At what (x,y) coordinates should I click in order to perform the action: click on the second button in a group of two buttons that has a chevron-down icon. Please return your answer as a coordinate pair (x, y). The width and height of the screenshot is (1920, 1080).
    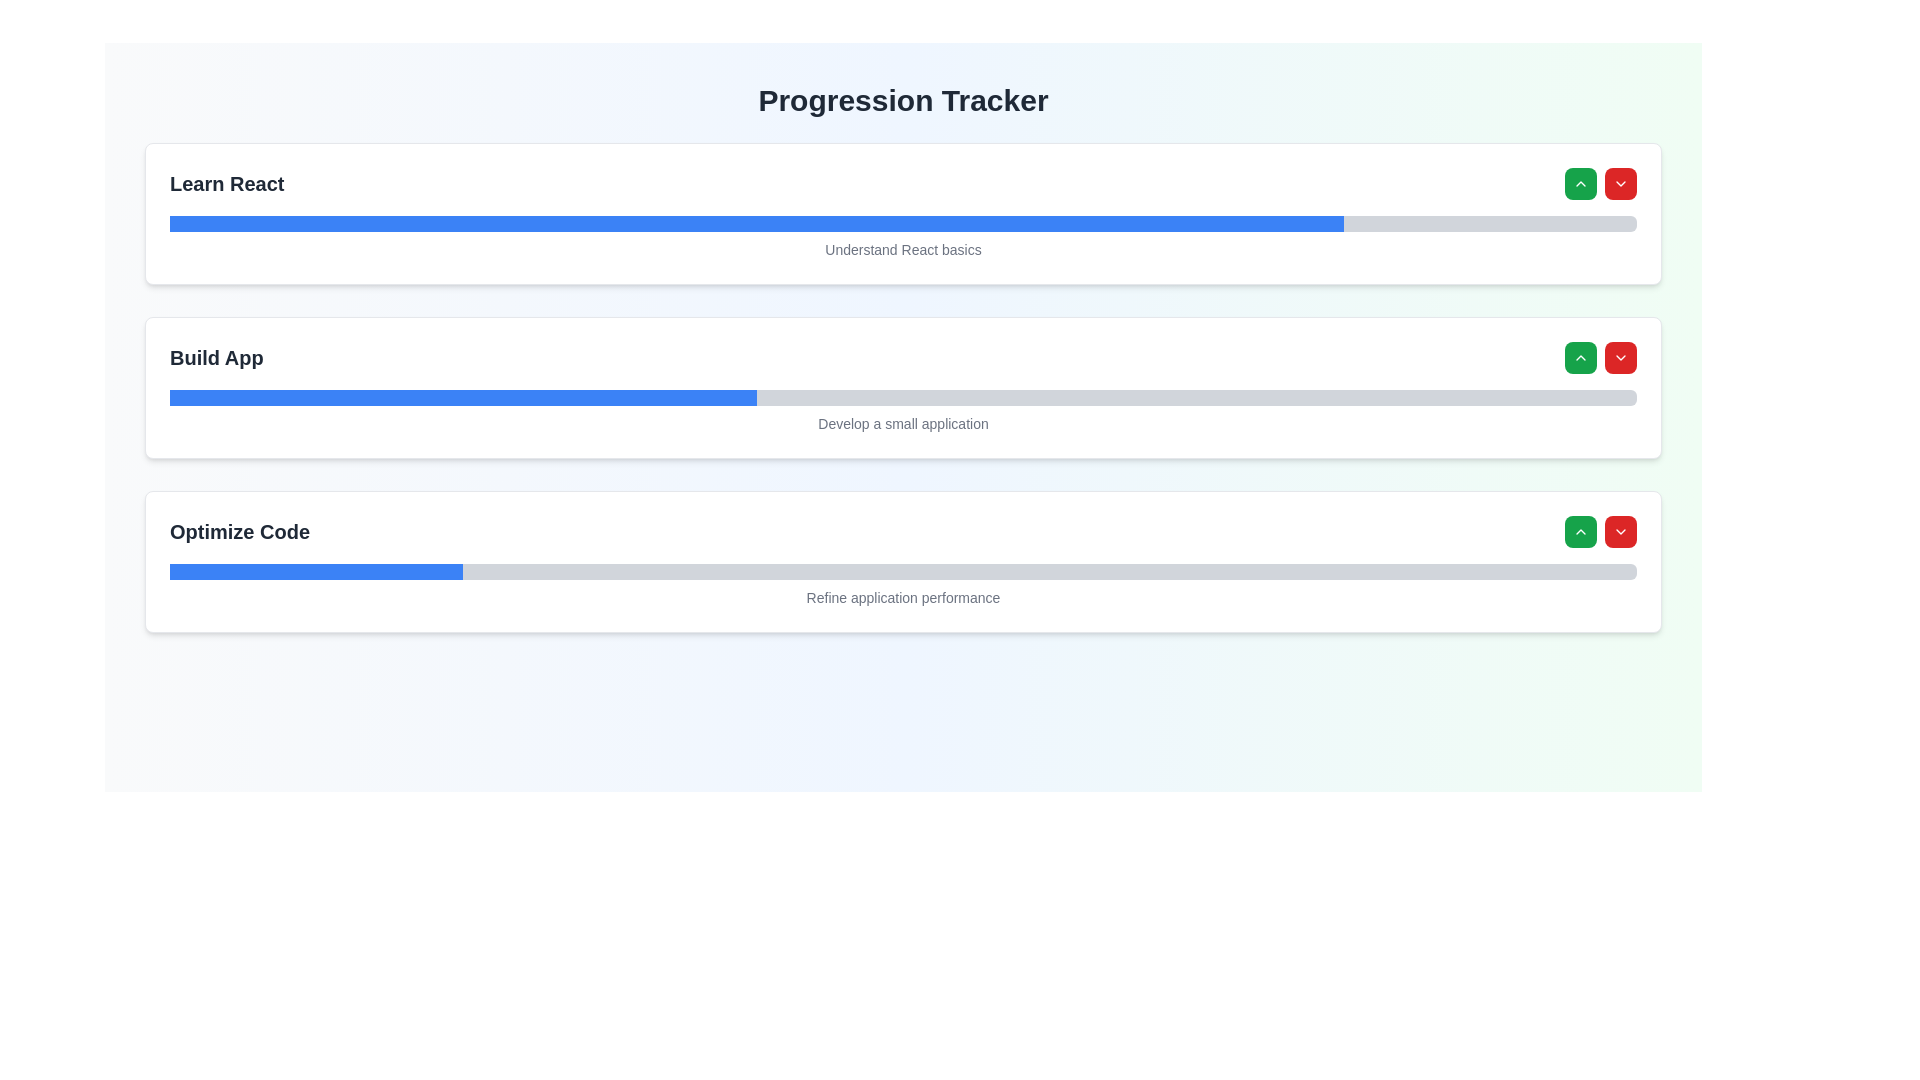
    Looking at the image, I should click on (1621, 357).